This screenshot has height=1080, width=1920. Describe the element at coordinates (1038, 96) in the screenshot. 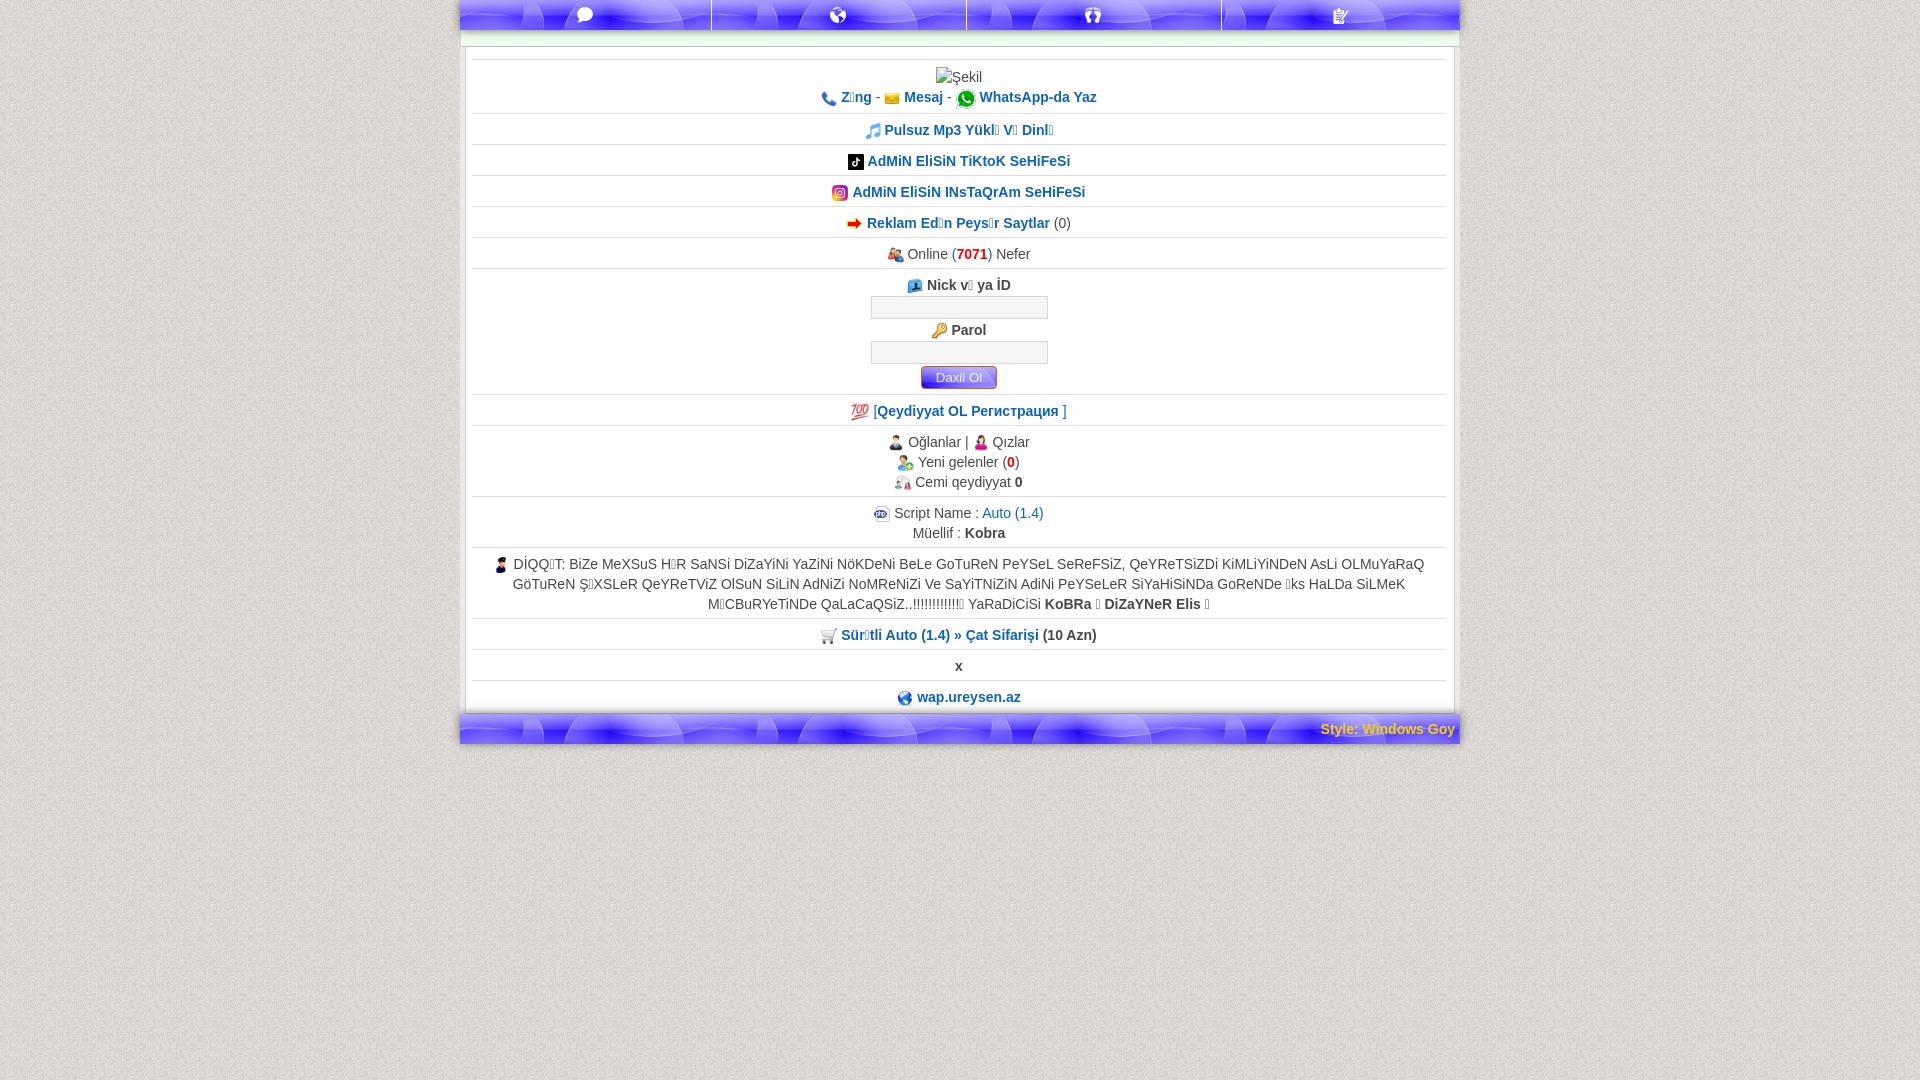

I see `'WhatsApp-da Yaz'` at that location.